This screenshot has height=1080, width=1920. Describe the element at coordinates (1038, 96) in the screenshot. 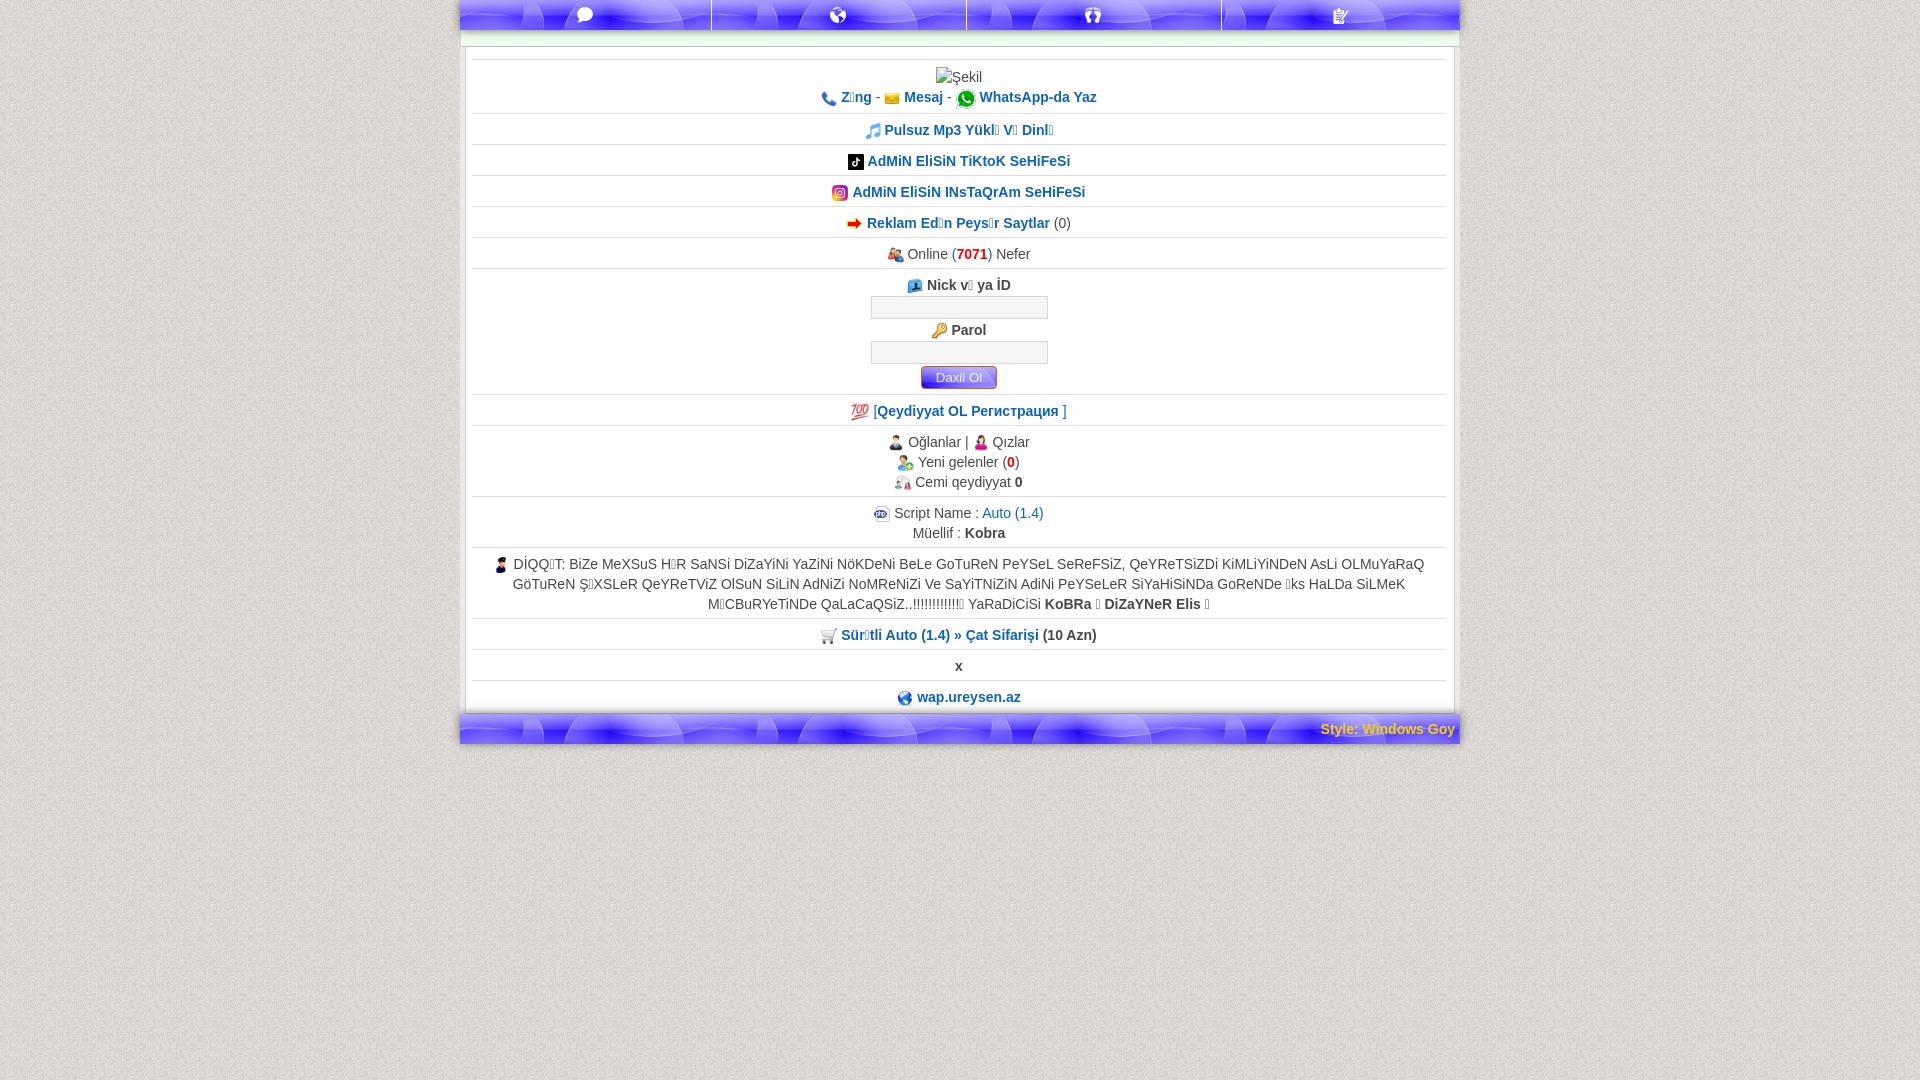

I see `'WhatsApp-da Yaz'` at that location.